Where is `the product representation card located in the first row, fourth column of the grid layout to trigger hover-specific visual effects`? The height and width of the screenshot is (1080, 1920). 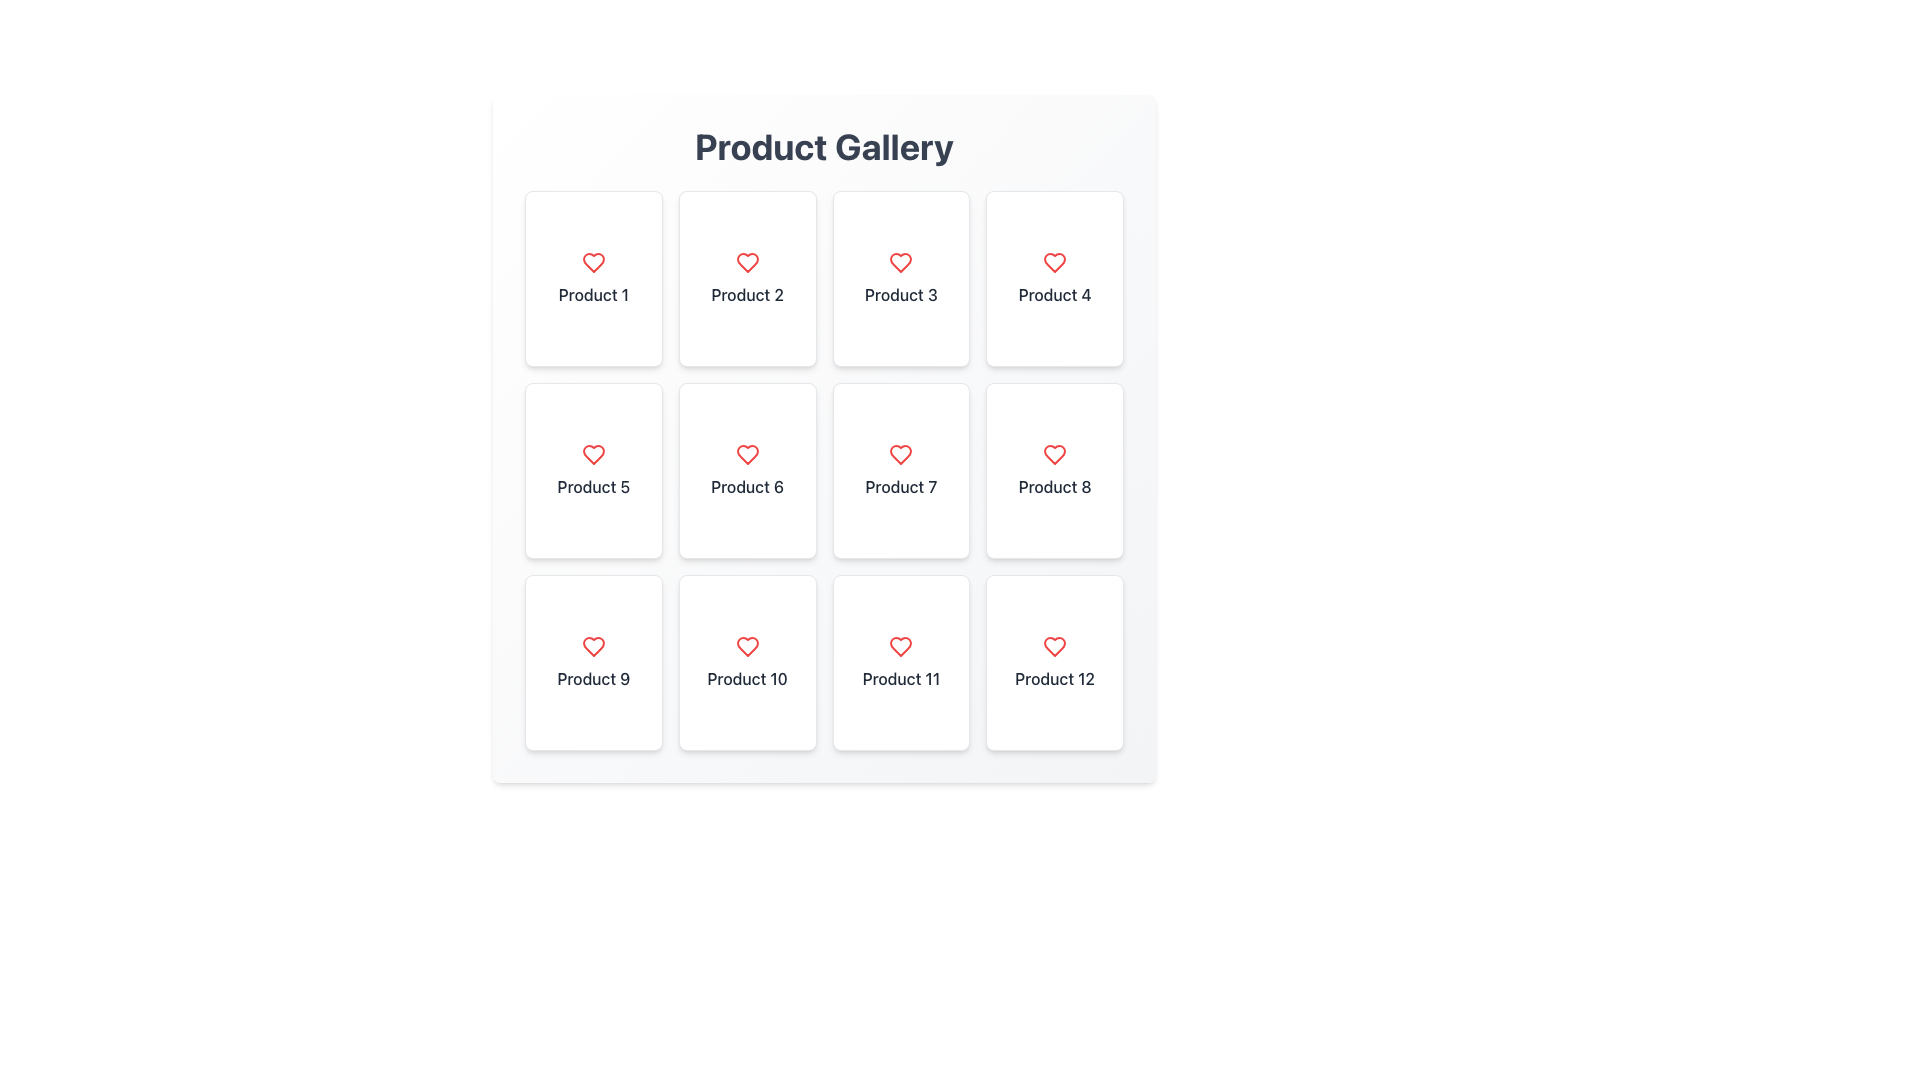
the product representation card located in the first row, fourth column of the grid layout to trigger hover-specific visual effects is located at coordinates (1054, 278).